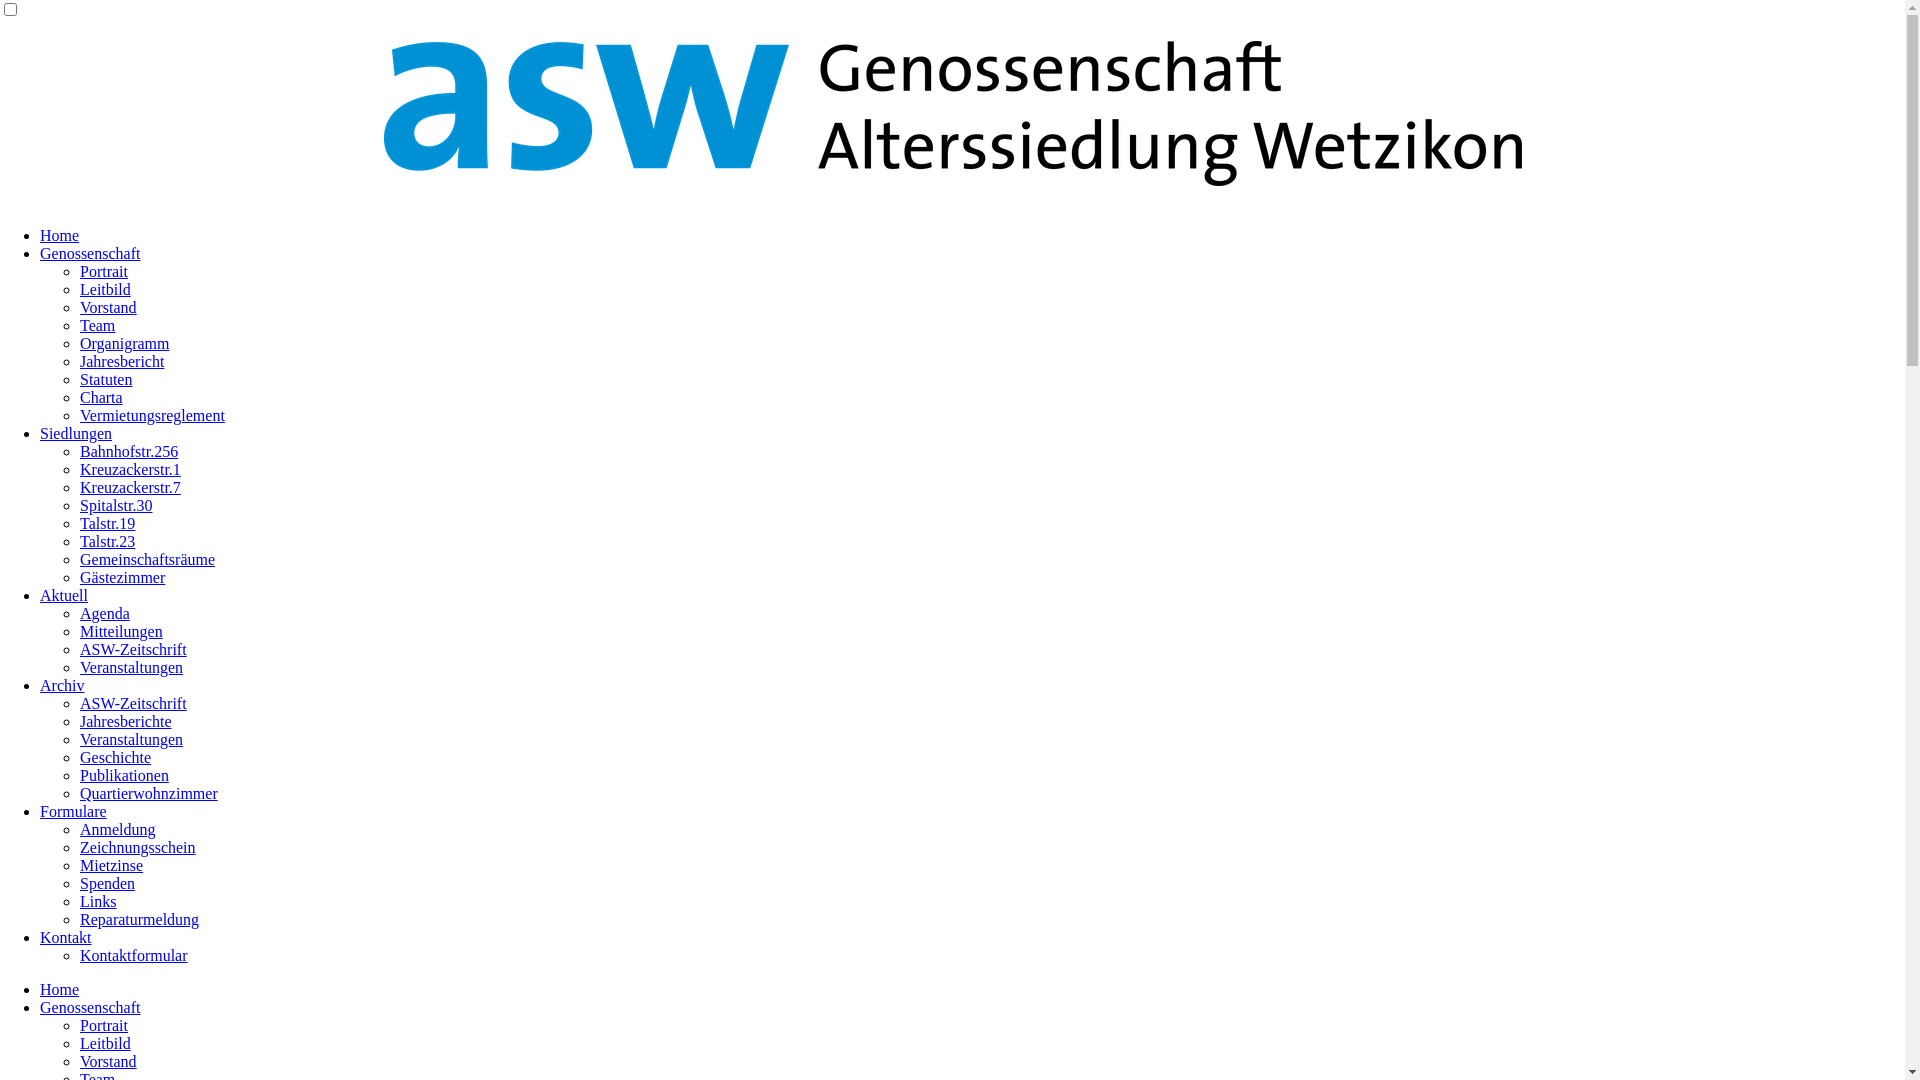  What do you see at coordinates (63, 594) in the screenshot?
I see `'Aktuell'` at bounding box center [63, 594].